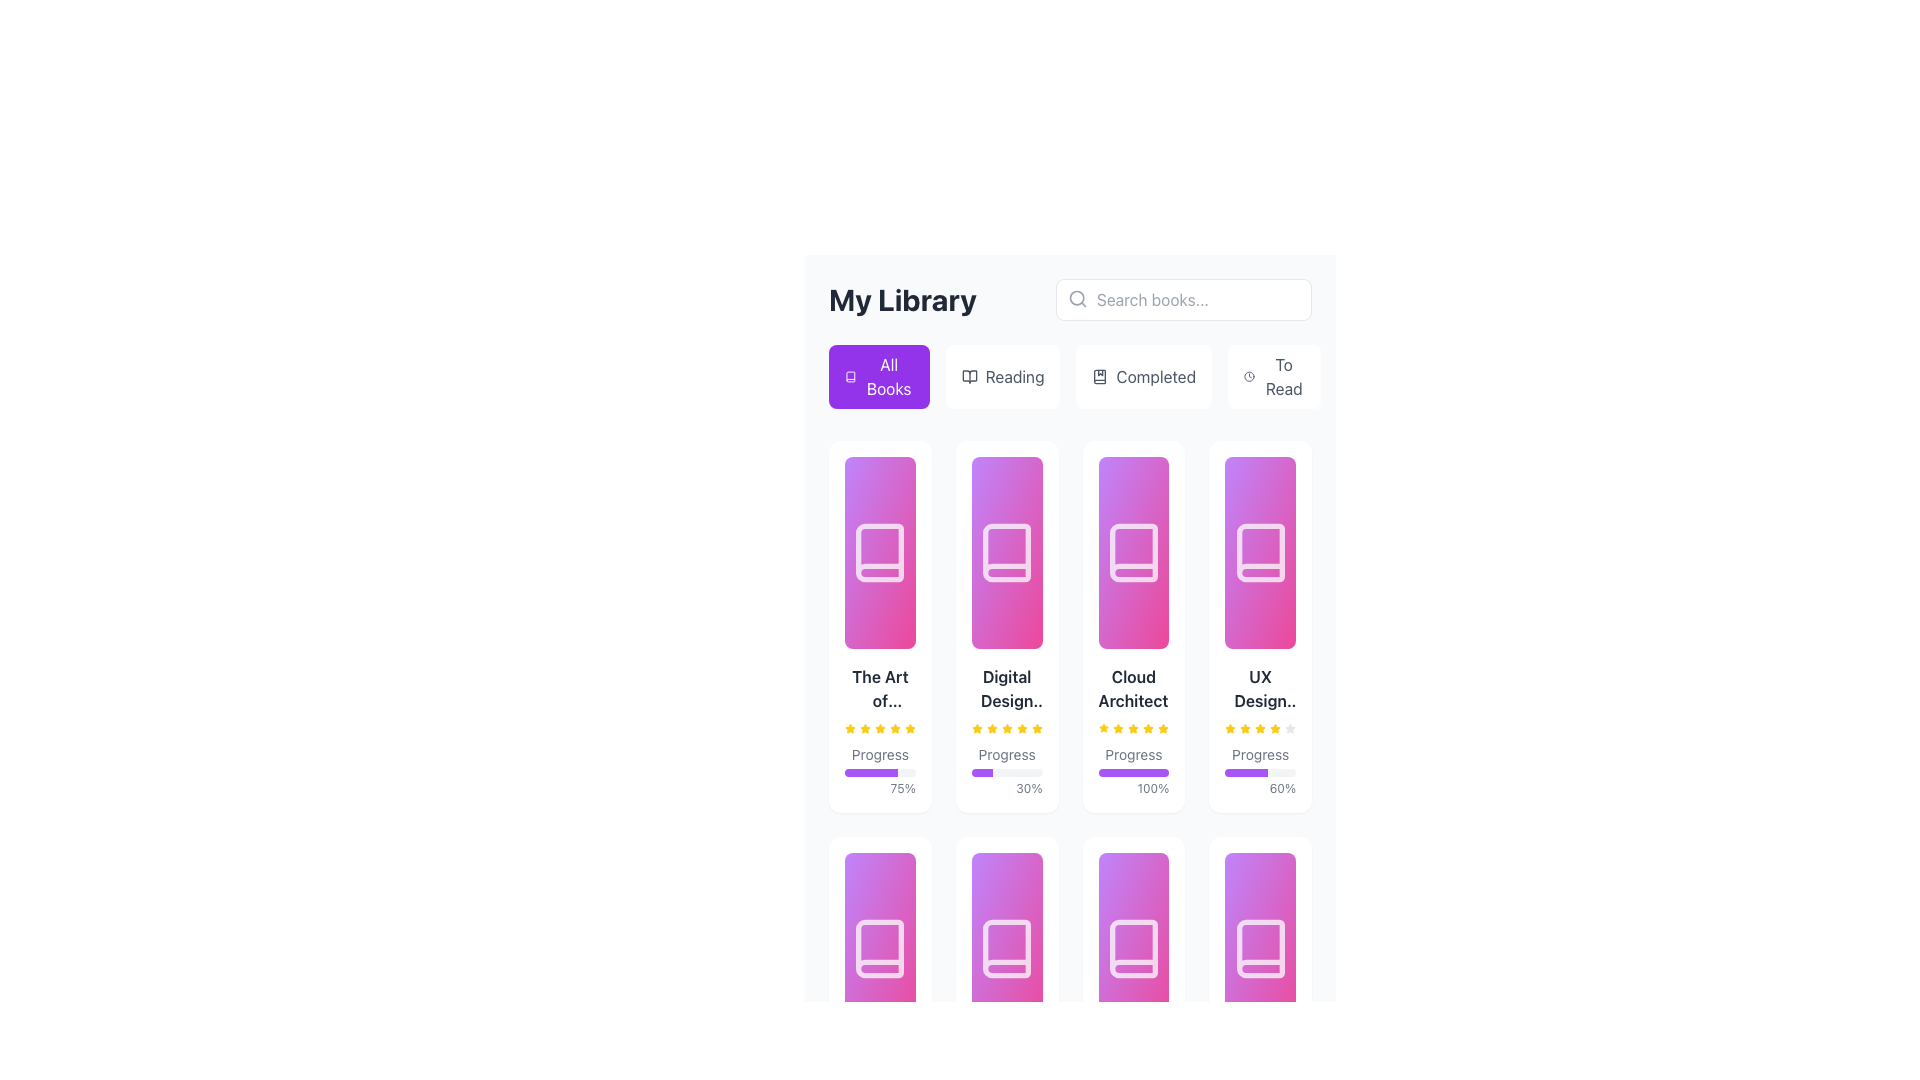 The width and height of the screenshot is (1920, 1080). What do you see at coordinates (865, 728) in the screenshot?
I see `the second star icon in the rating component, which is filled in yellow and part of the rating stars below the title 'The Art of...' in the first book card` at bounding box center [865, 728].